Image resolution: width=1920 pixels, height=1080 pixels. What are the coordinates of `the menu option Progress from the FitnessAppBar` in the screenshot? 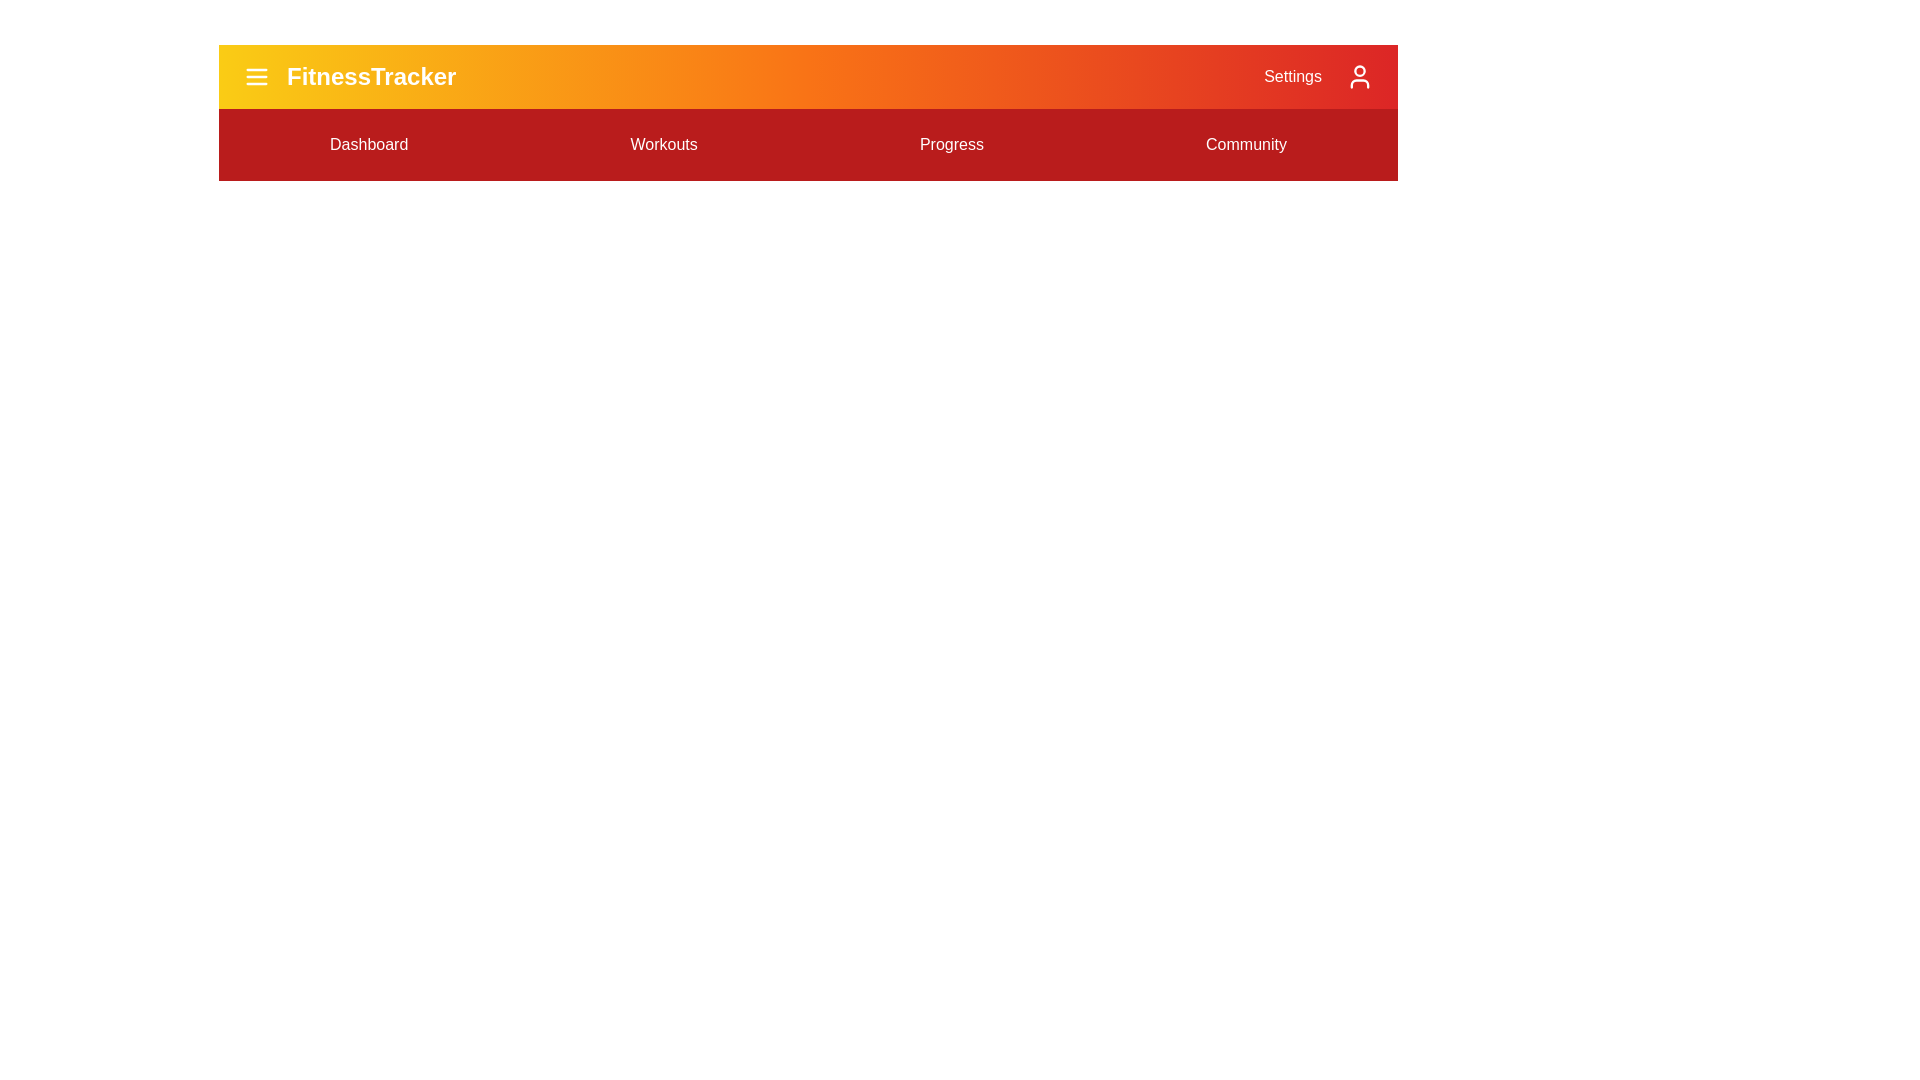 It's located at (949, 144).